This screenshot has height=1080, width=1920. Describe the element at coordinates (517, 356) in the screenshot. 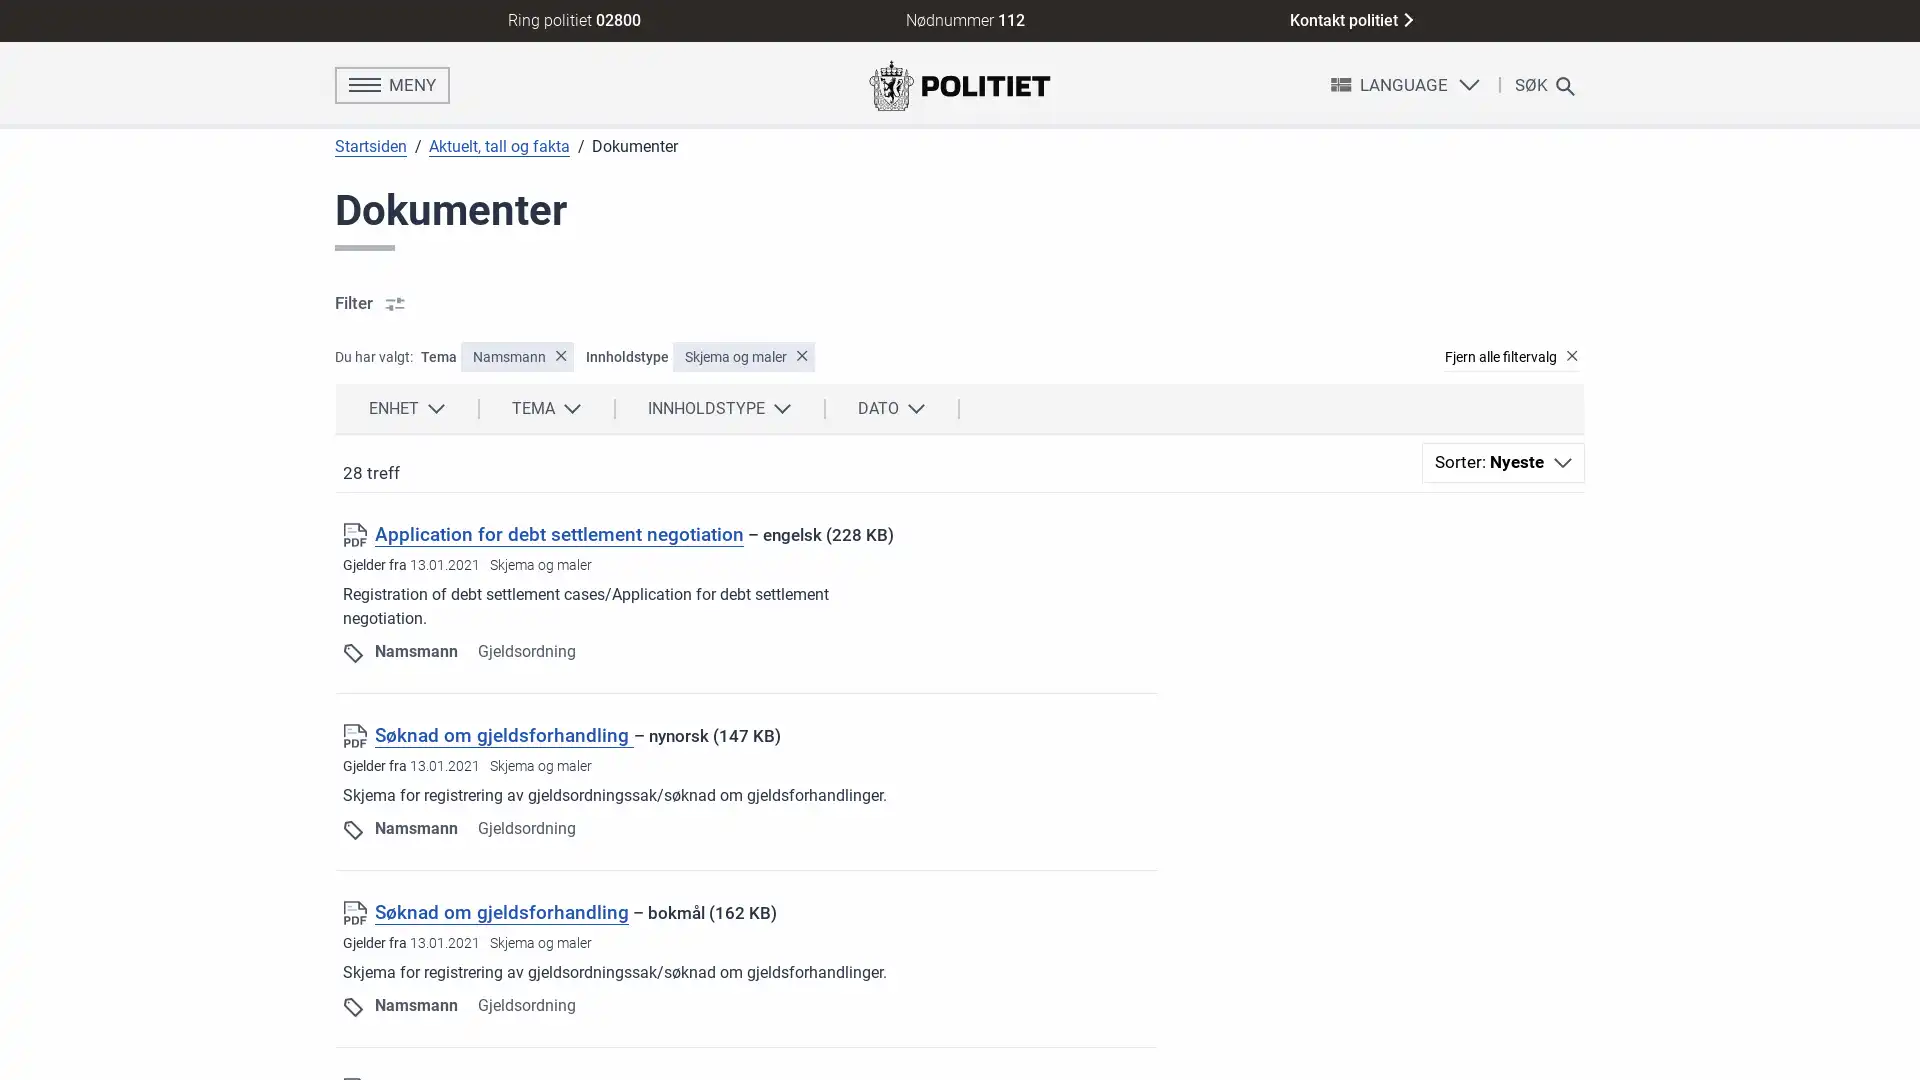

I see `Namsmann Fjern filter` at that location.